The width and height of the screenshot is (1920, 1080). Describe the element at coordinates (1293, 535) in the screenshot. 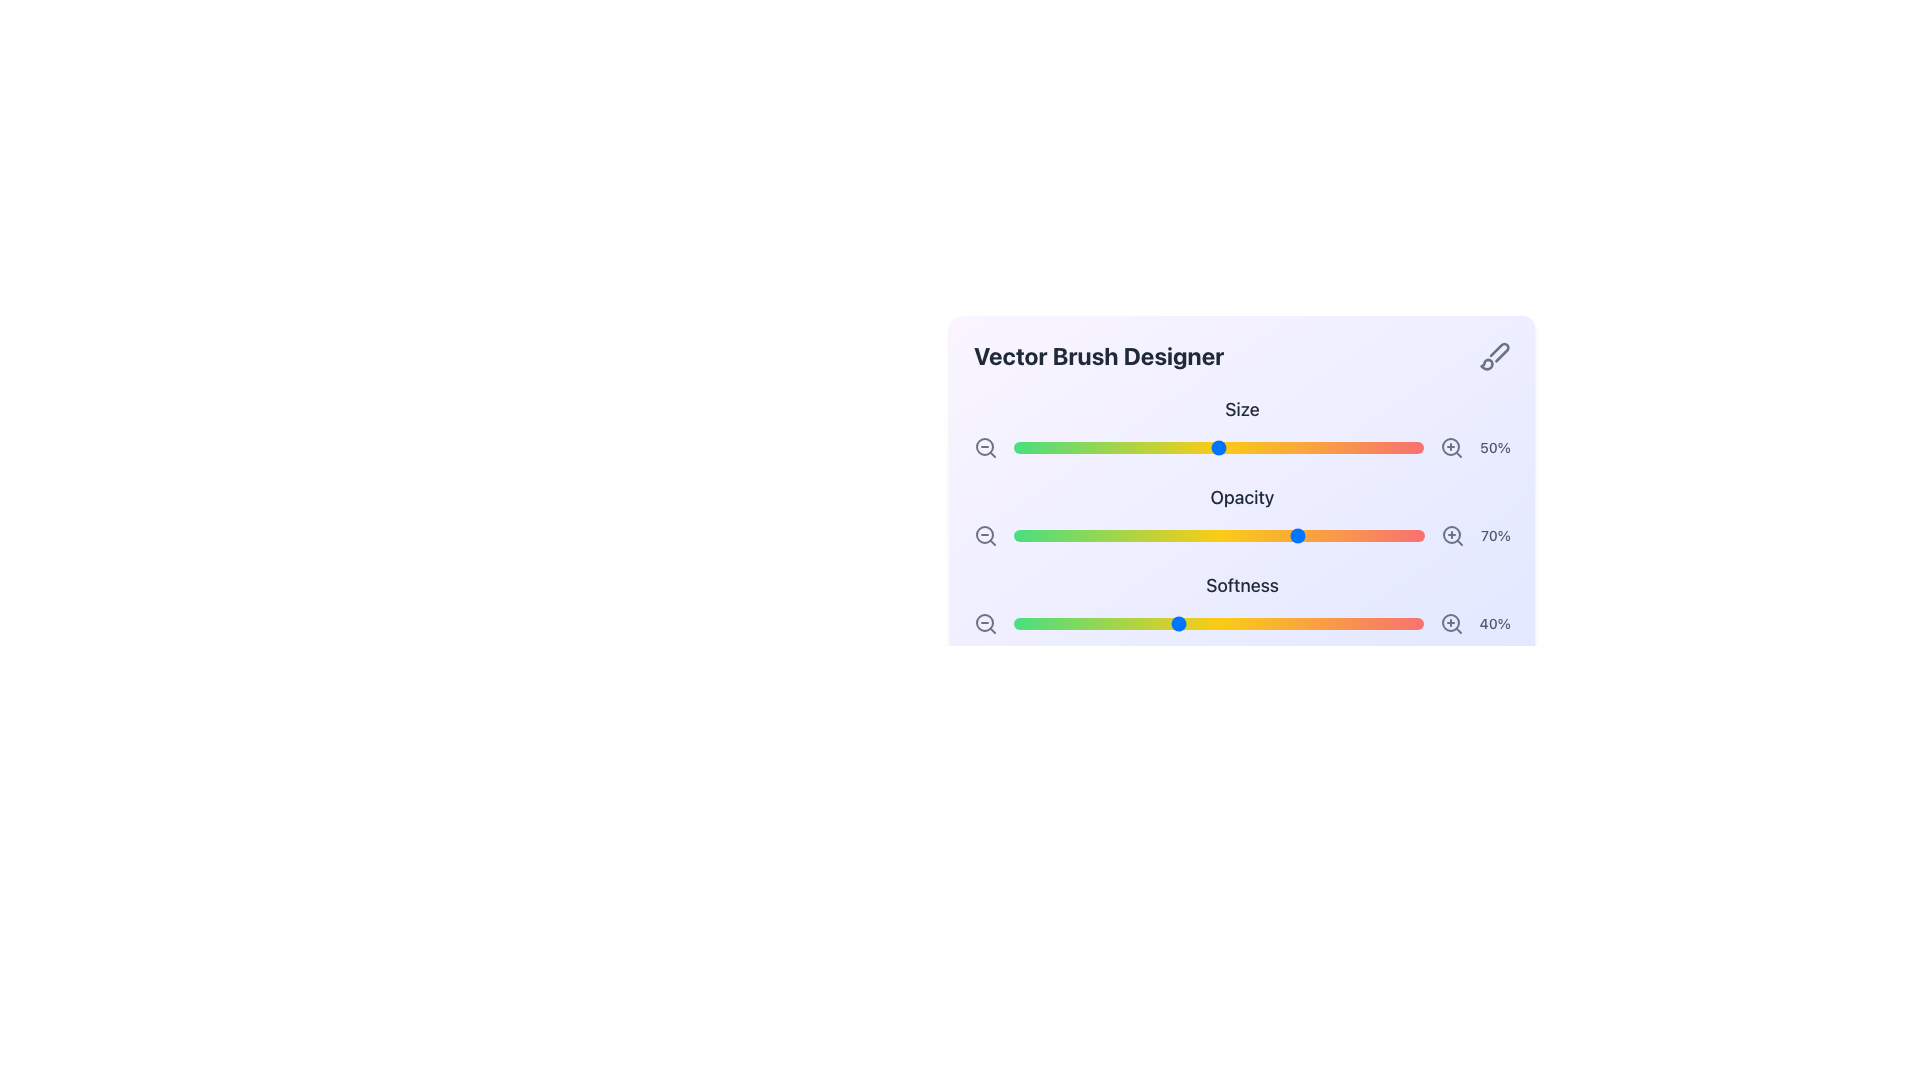

I see `opacity` at that location.